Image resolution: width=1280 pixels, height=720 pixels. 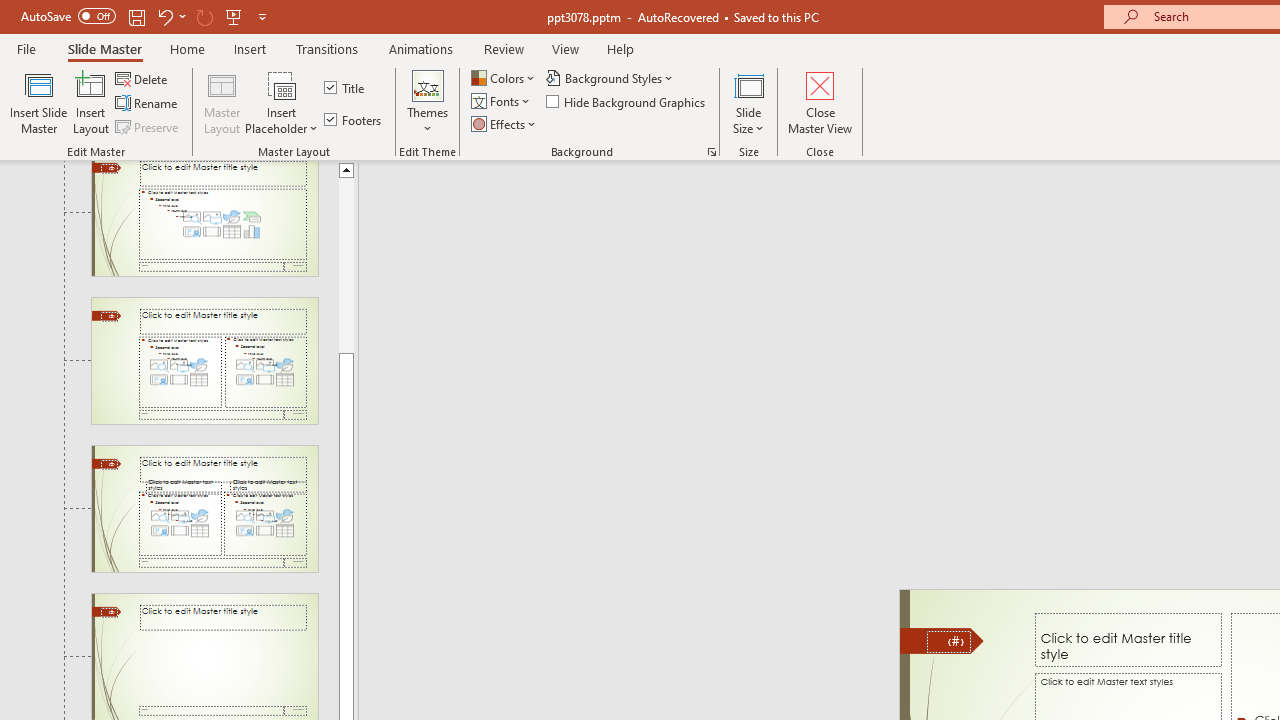 I want to click on 'Title TextBox', so click(x=1128, y=639).